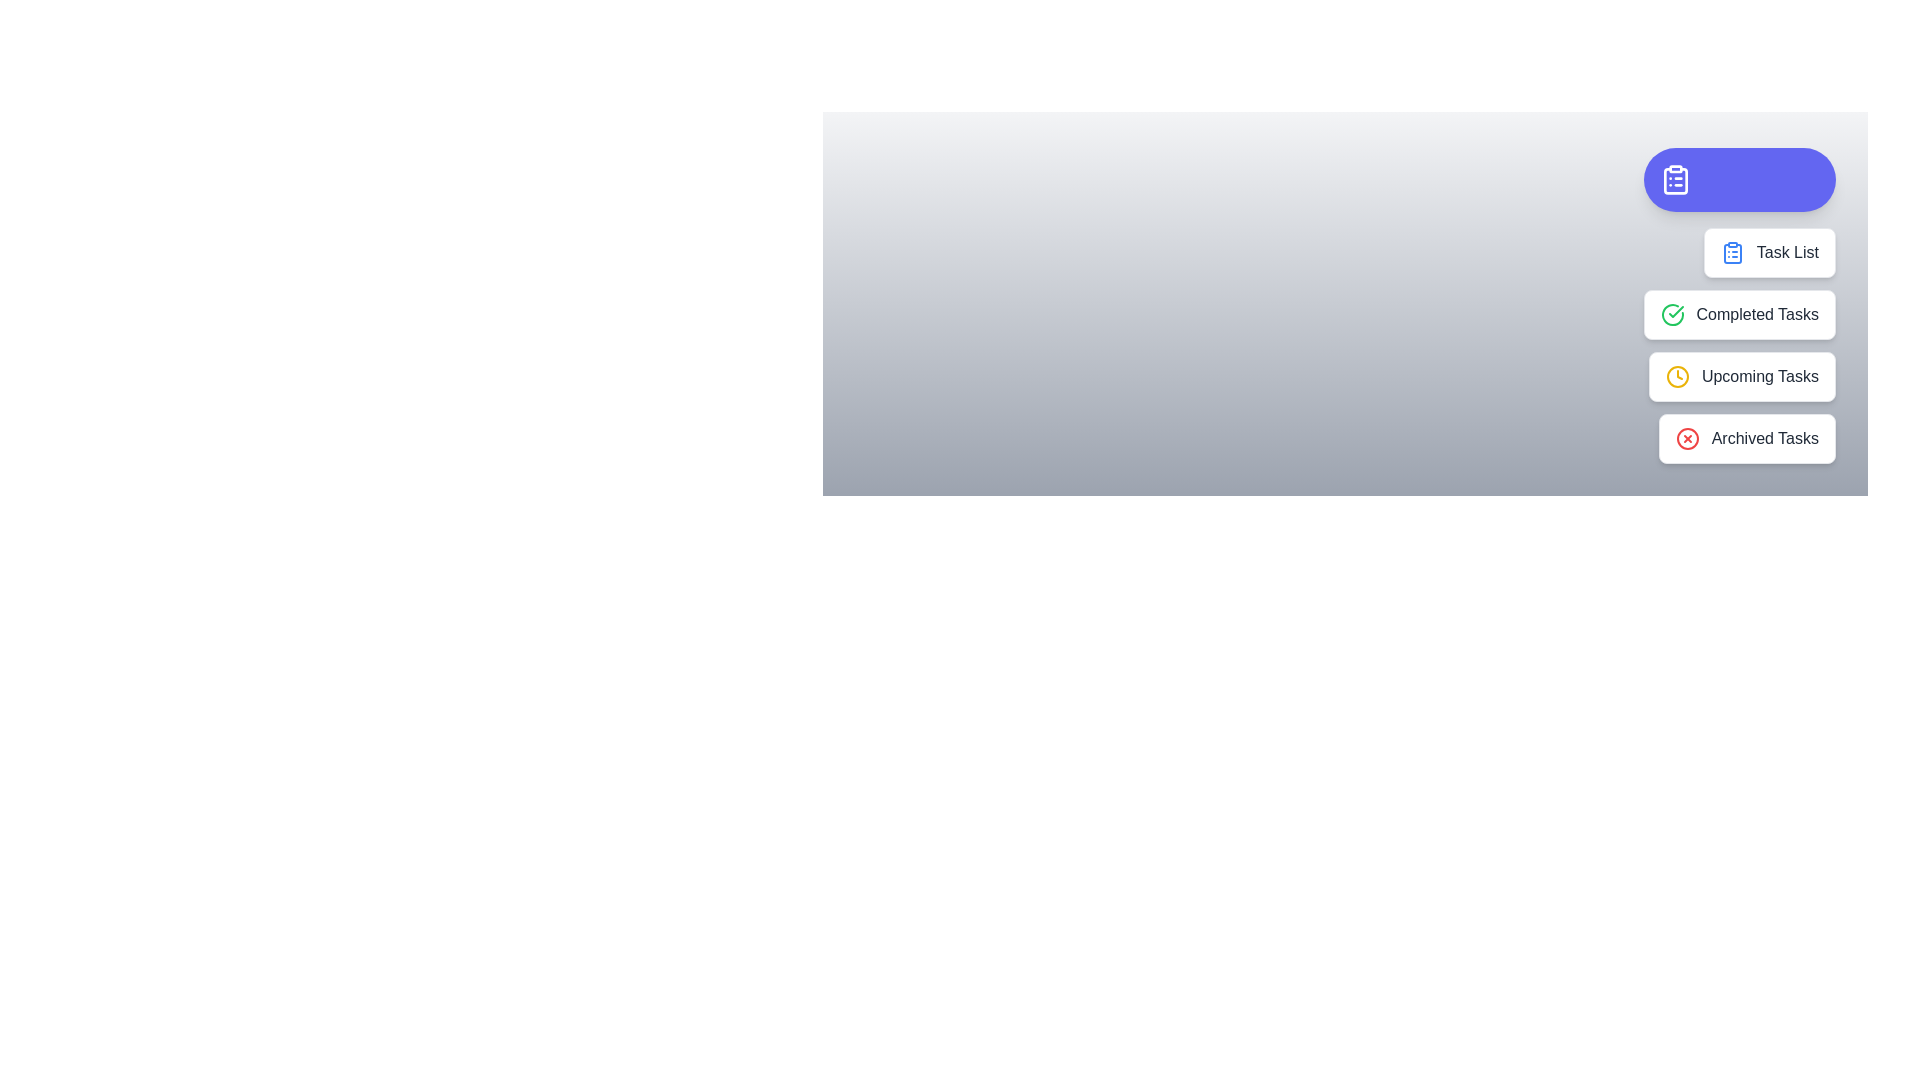 This screenshot has height=1080, width=1920. What do you see at coordinates (1746, 438) in the screenshot?
I see `the 'Archived Tasks' option to select it` at bounding box center [1746, 438].